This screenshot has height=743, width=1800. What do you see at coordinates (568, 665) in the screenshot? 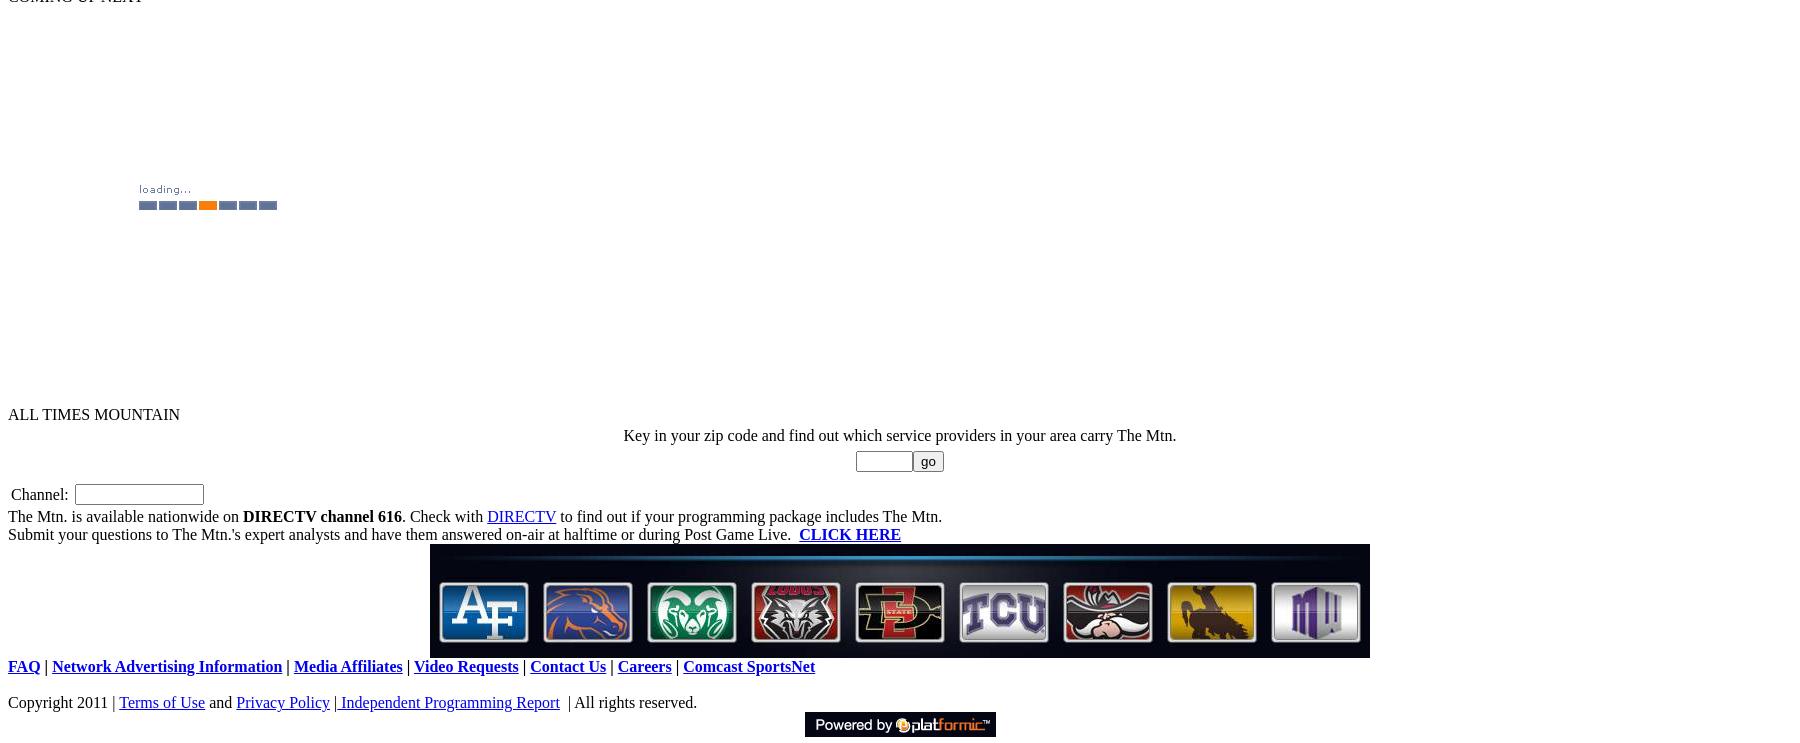
I see `'Contact Us'` at bounding box center [568, 665].